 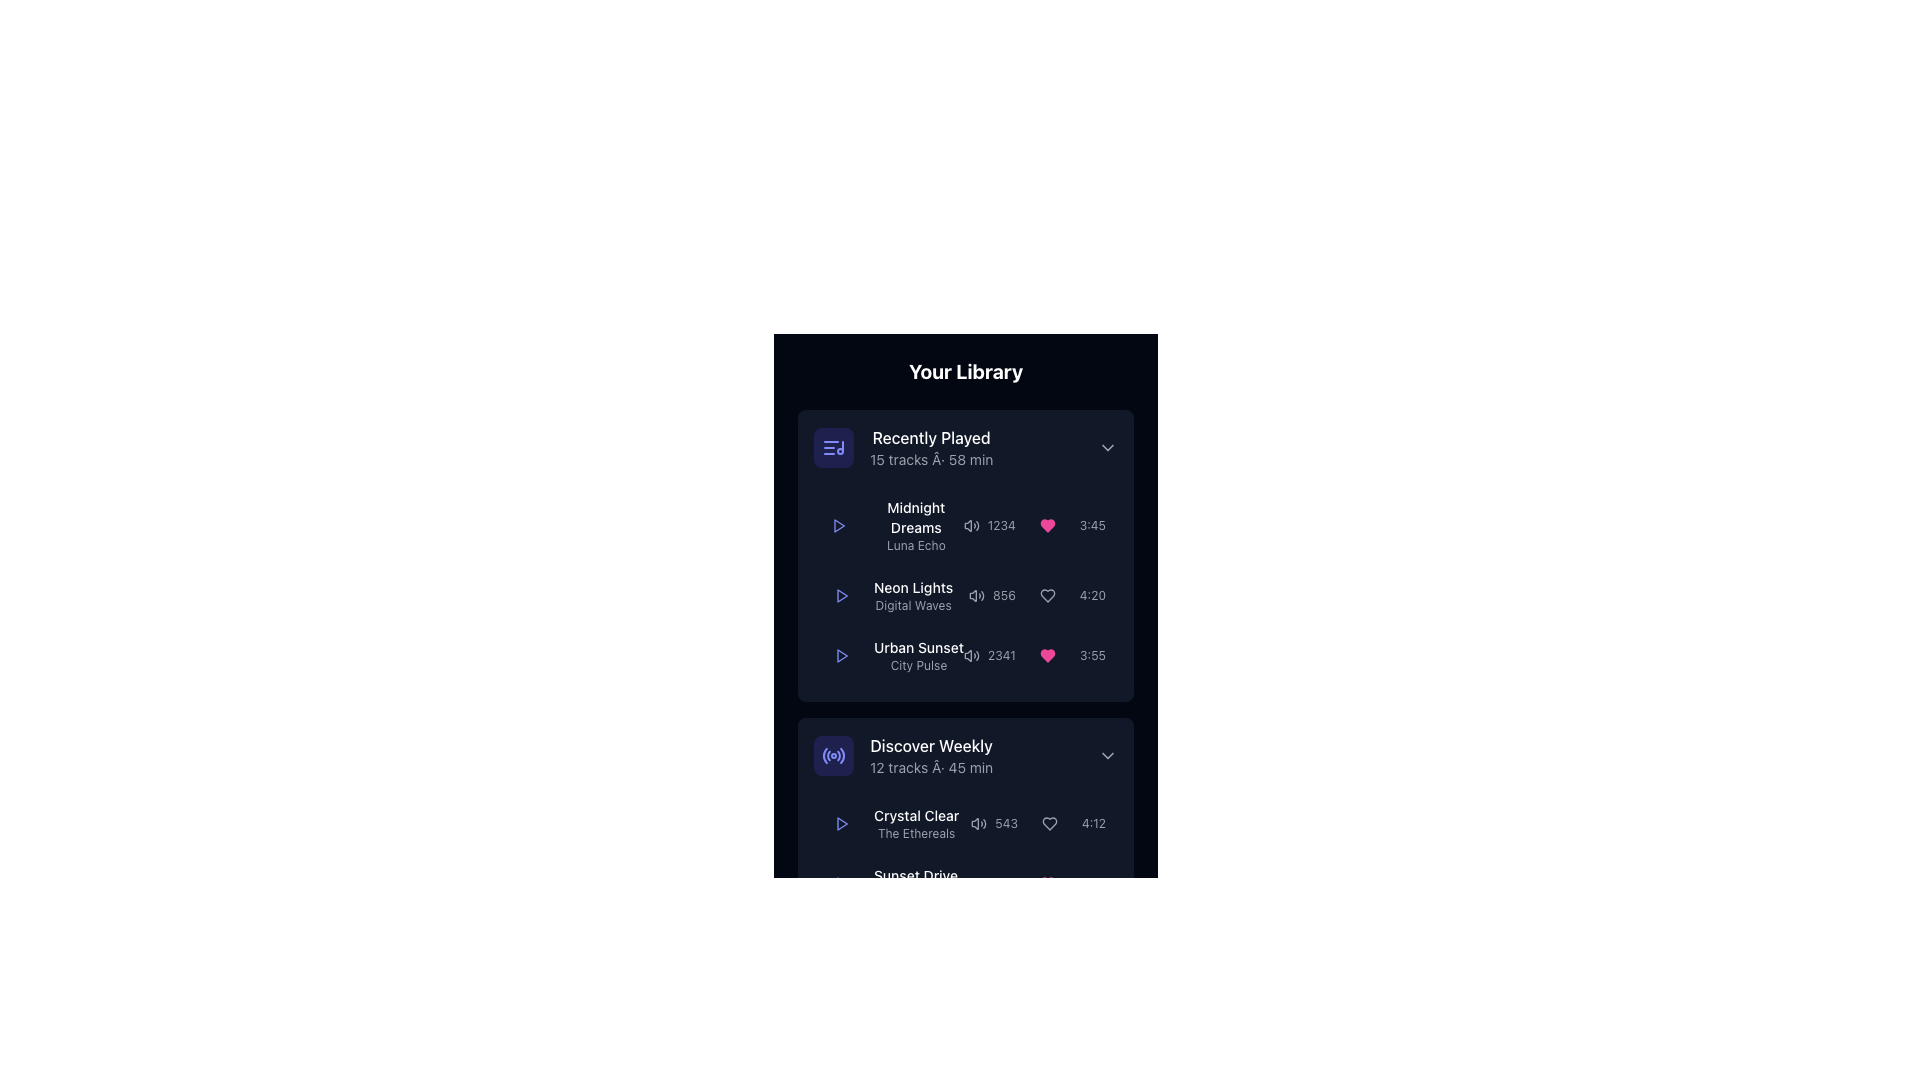 I want to click on the triangular play icon in the 'Recently Played' section of the music playlist to play the track, so click(x=842, y=655).